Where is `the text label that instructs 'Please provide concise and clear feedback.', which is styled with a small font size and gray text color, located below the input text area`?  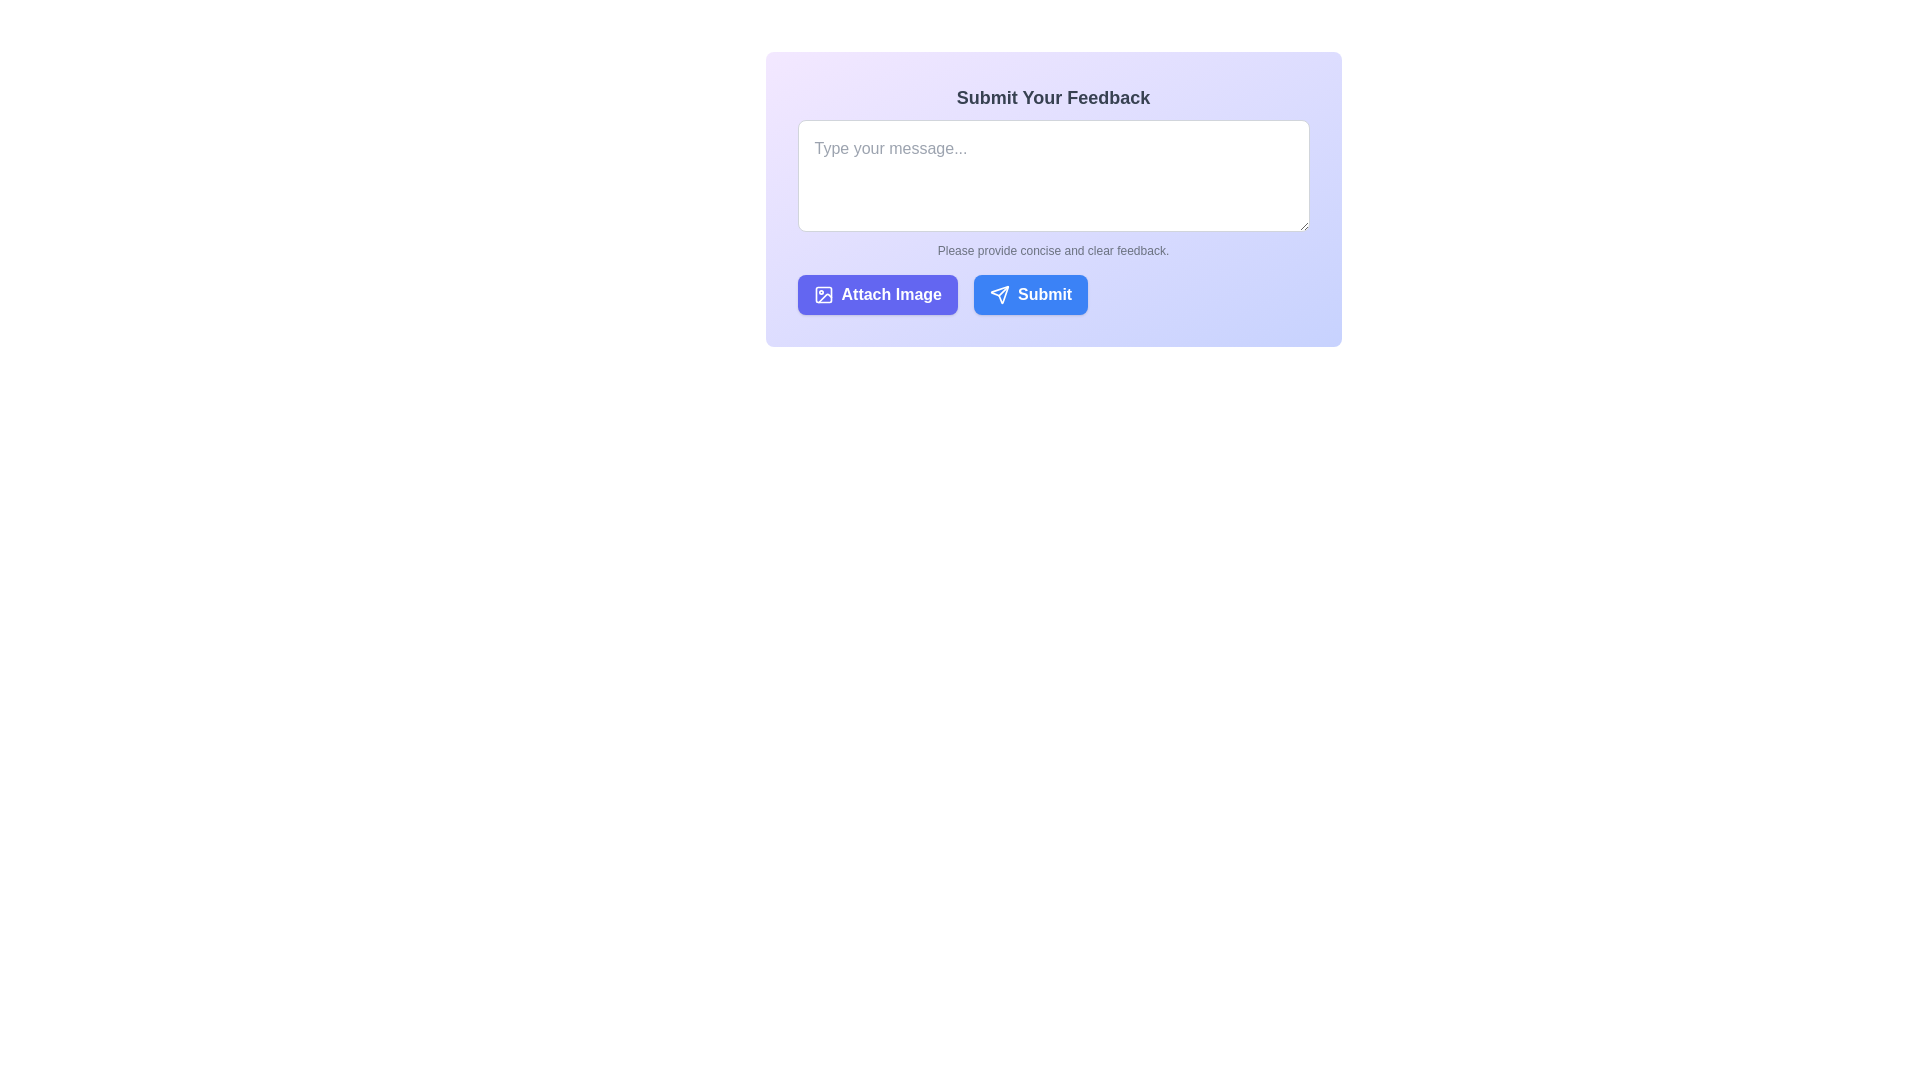
the text label that instructs 'Please provide concise and clear feedback.', which is styled with a small font size and gray text color, located below the input text area is located at coordinates (1052, 249).